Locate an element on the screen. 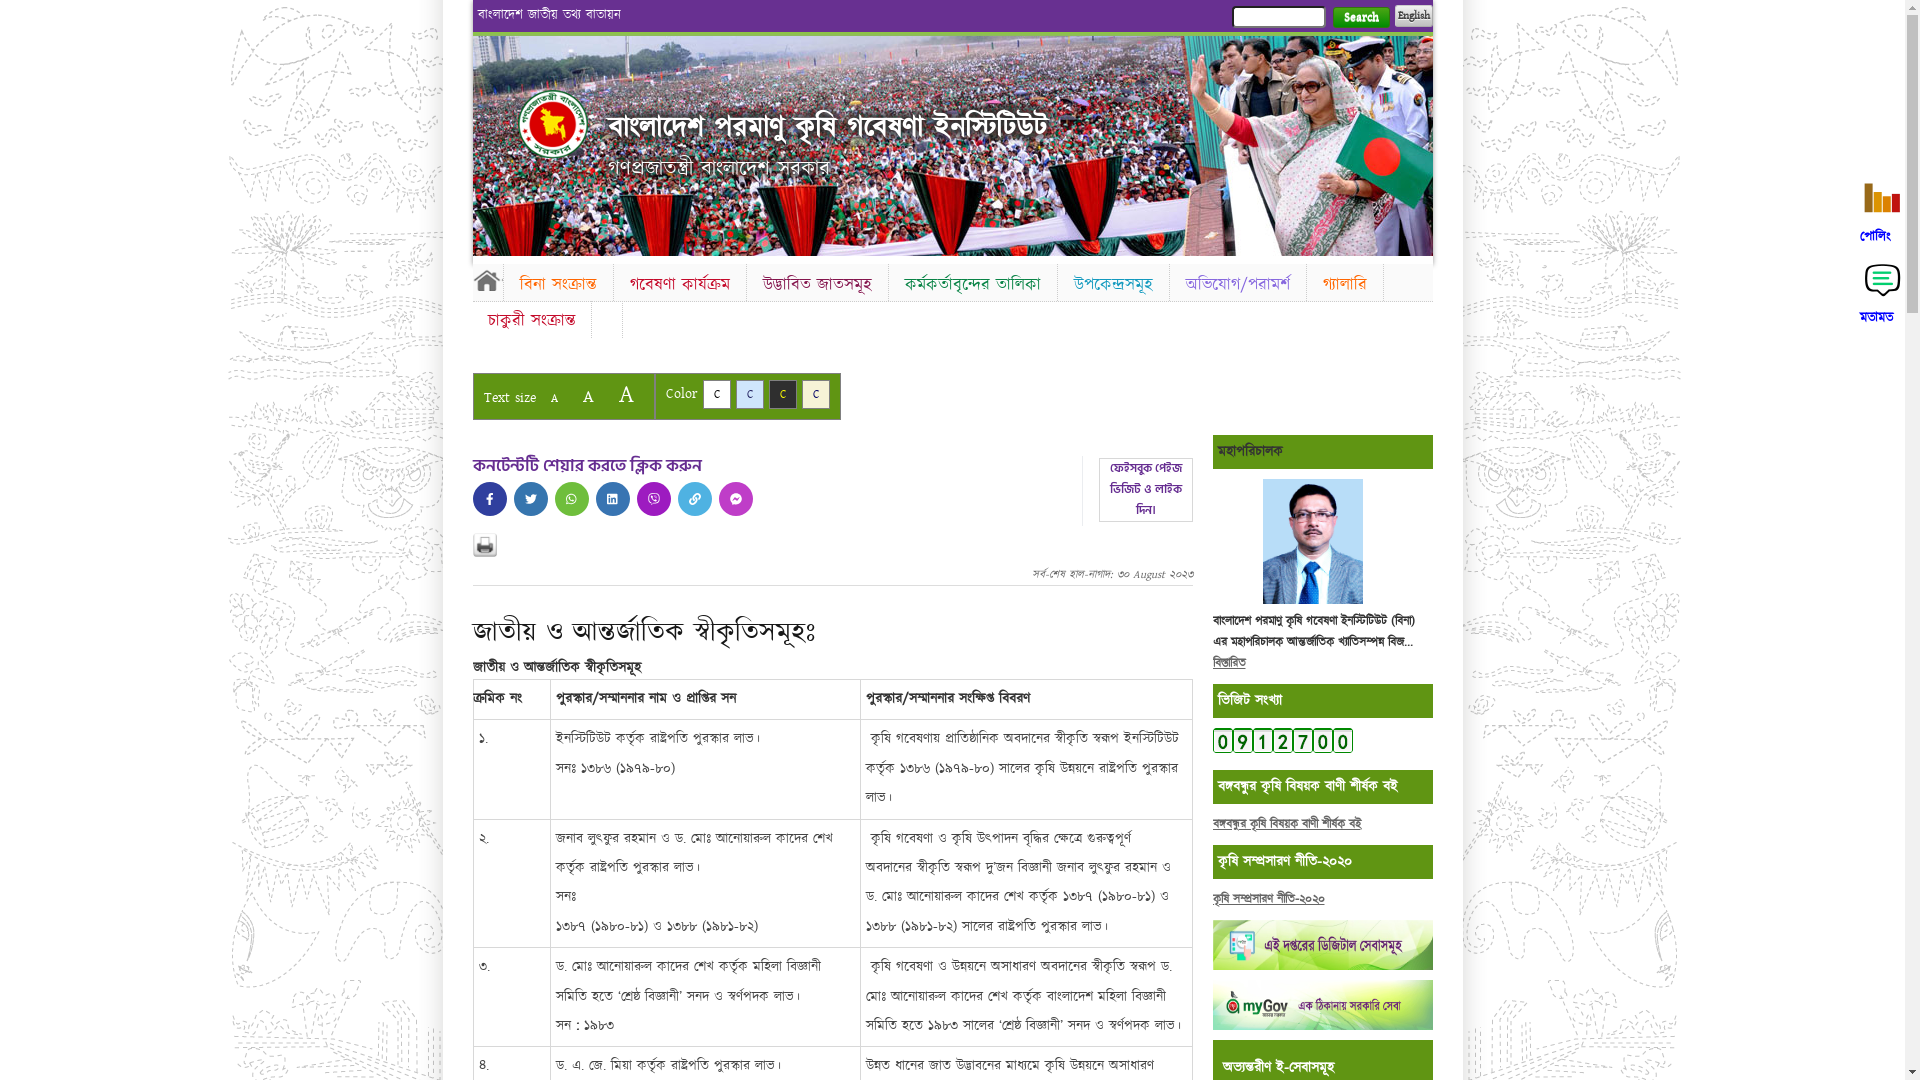 This screenshot has height=1080, width=1920. 'A' is located at coordinates (539, 398).